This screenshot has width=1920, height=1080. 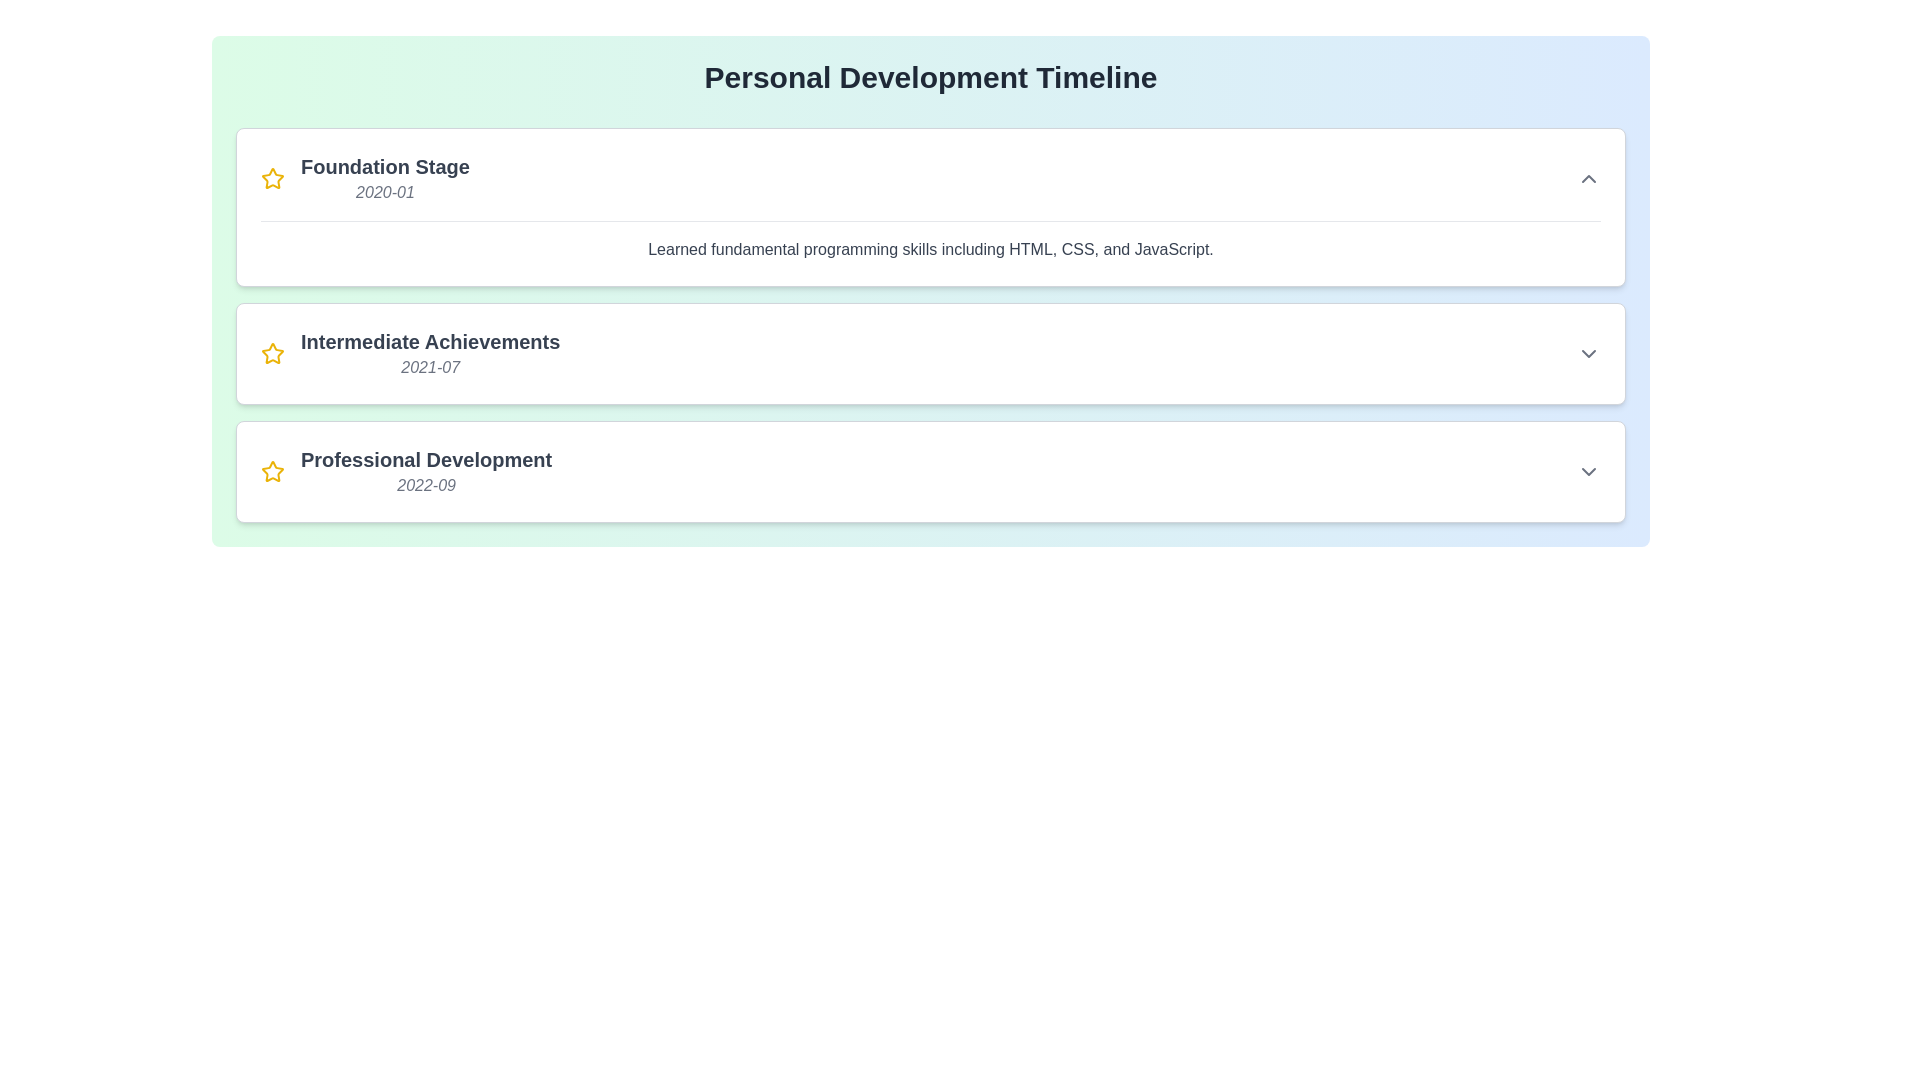 What do you see at coordinates (1587, 177) in the screenshot?
I see `the toggle button located at the top-right corner of the 'Foundation Stage 2020-01' section header` at bounding box center [1587, 177].